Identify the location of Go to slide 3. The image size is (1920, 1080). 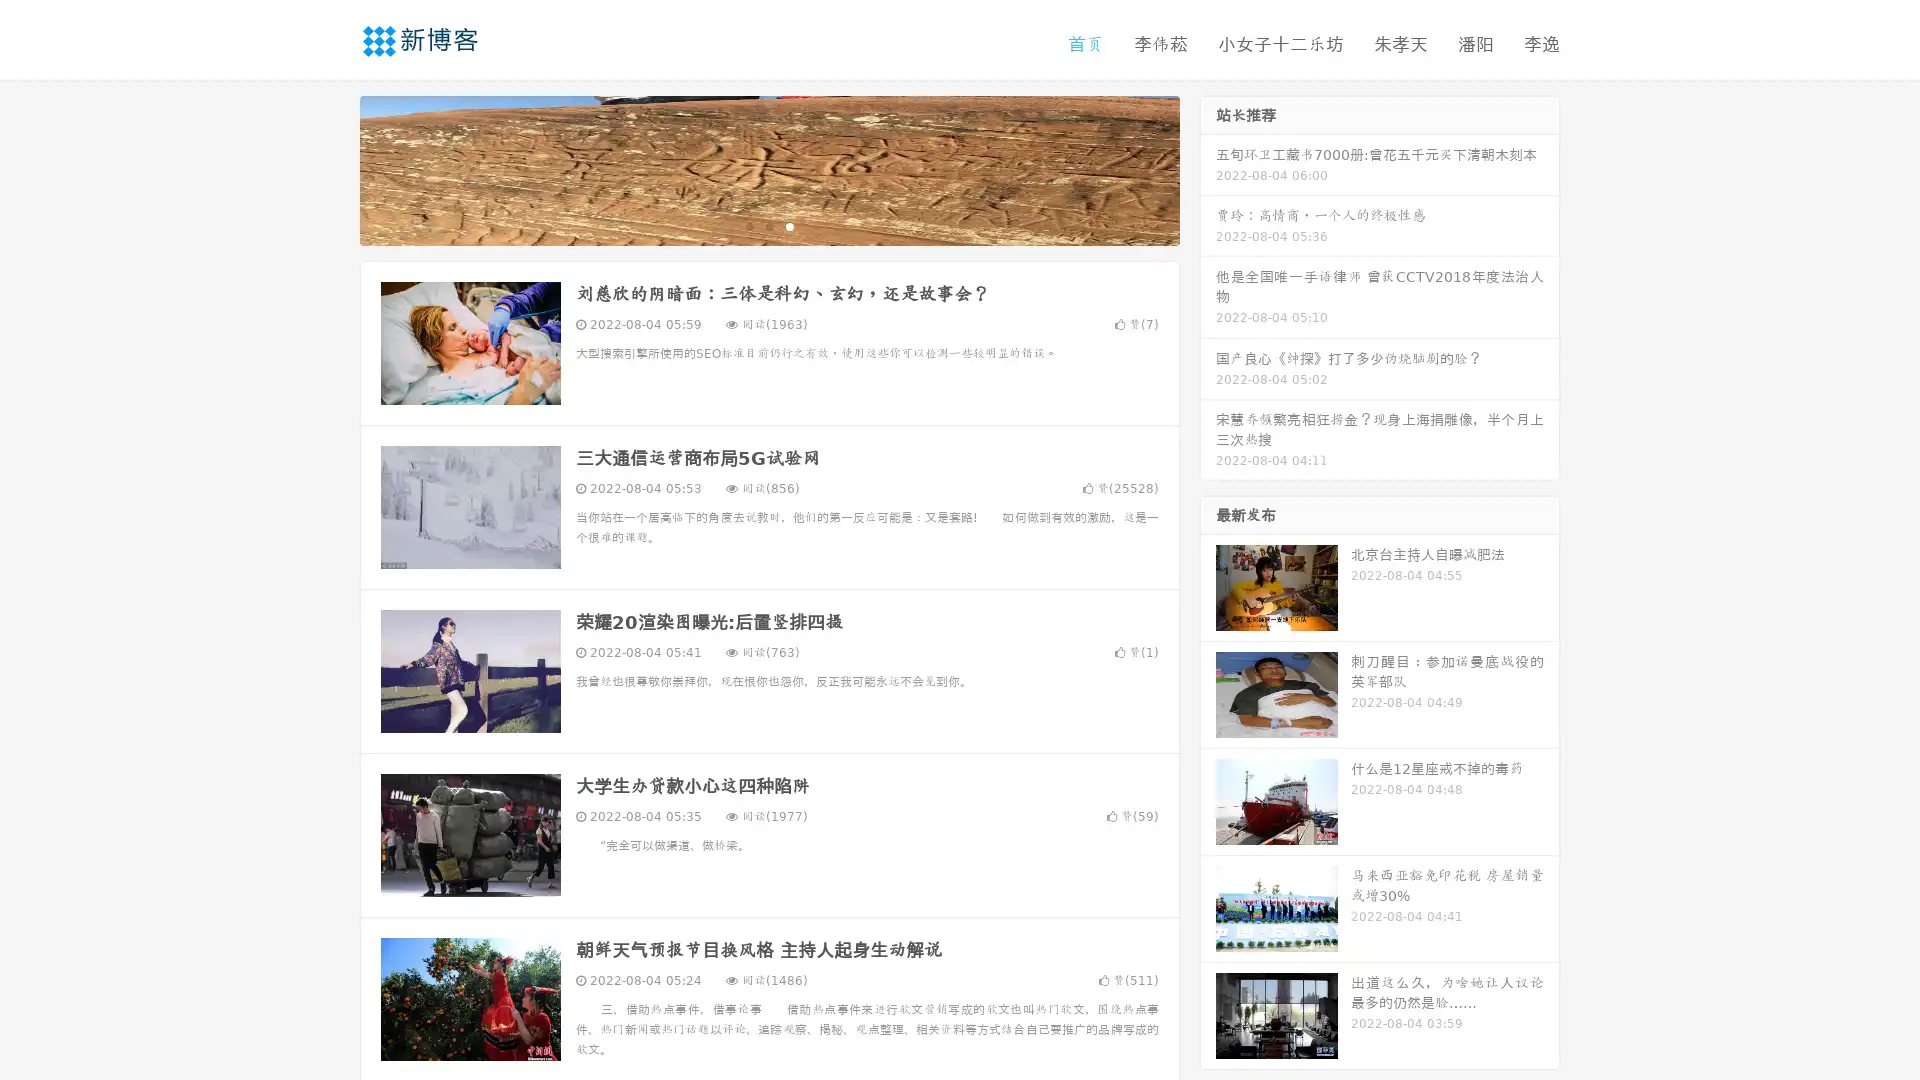
(789, 225).